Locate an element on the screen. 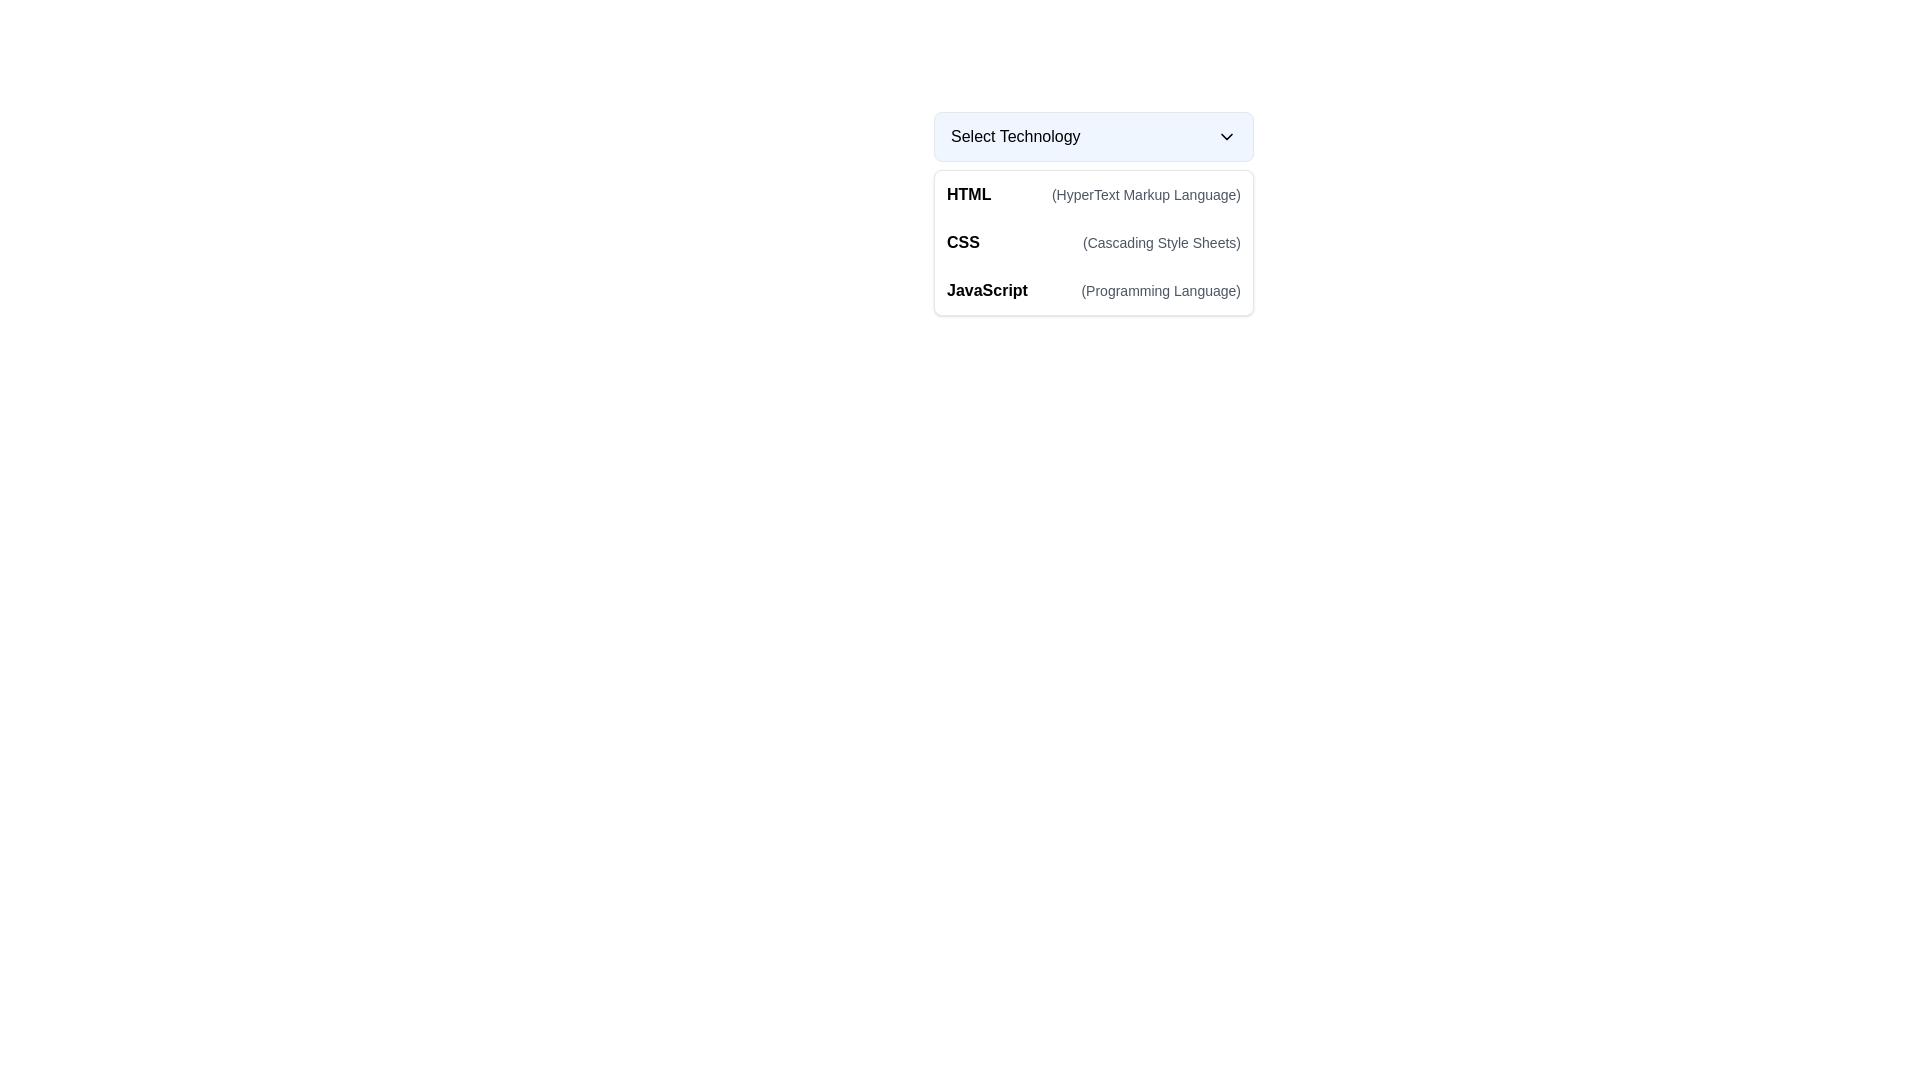  the 'JavaScript' text label, which is styled in bold and aligned to the left, located in the third row under the 'Select Technology' dropdown menu is located at coordinates (987, 290).